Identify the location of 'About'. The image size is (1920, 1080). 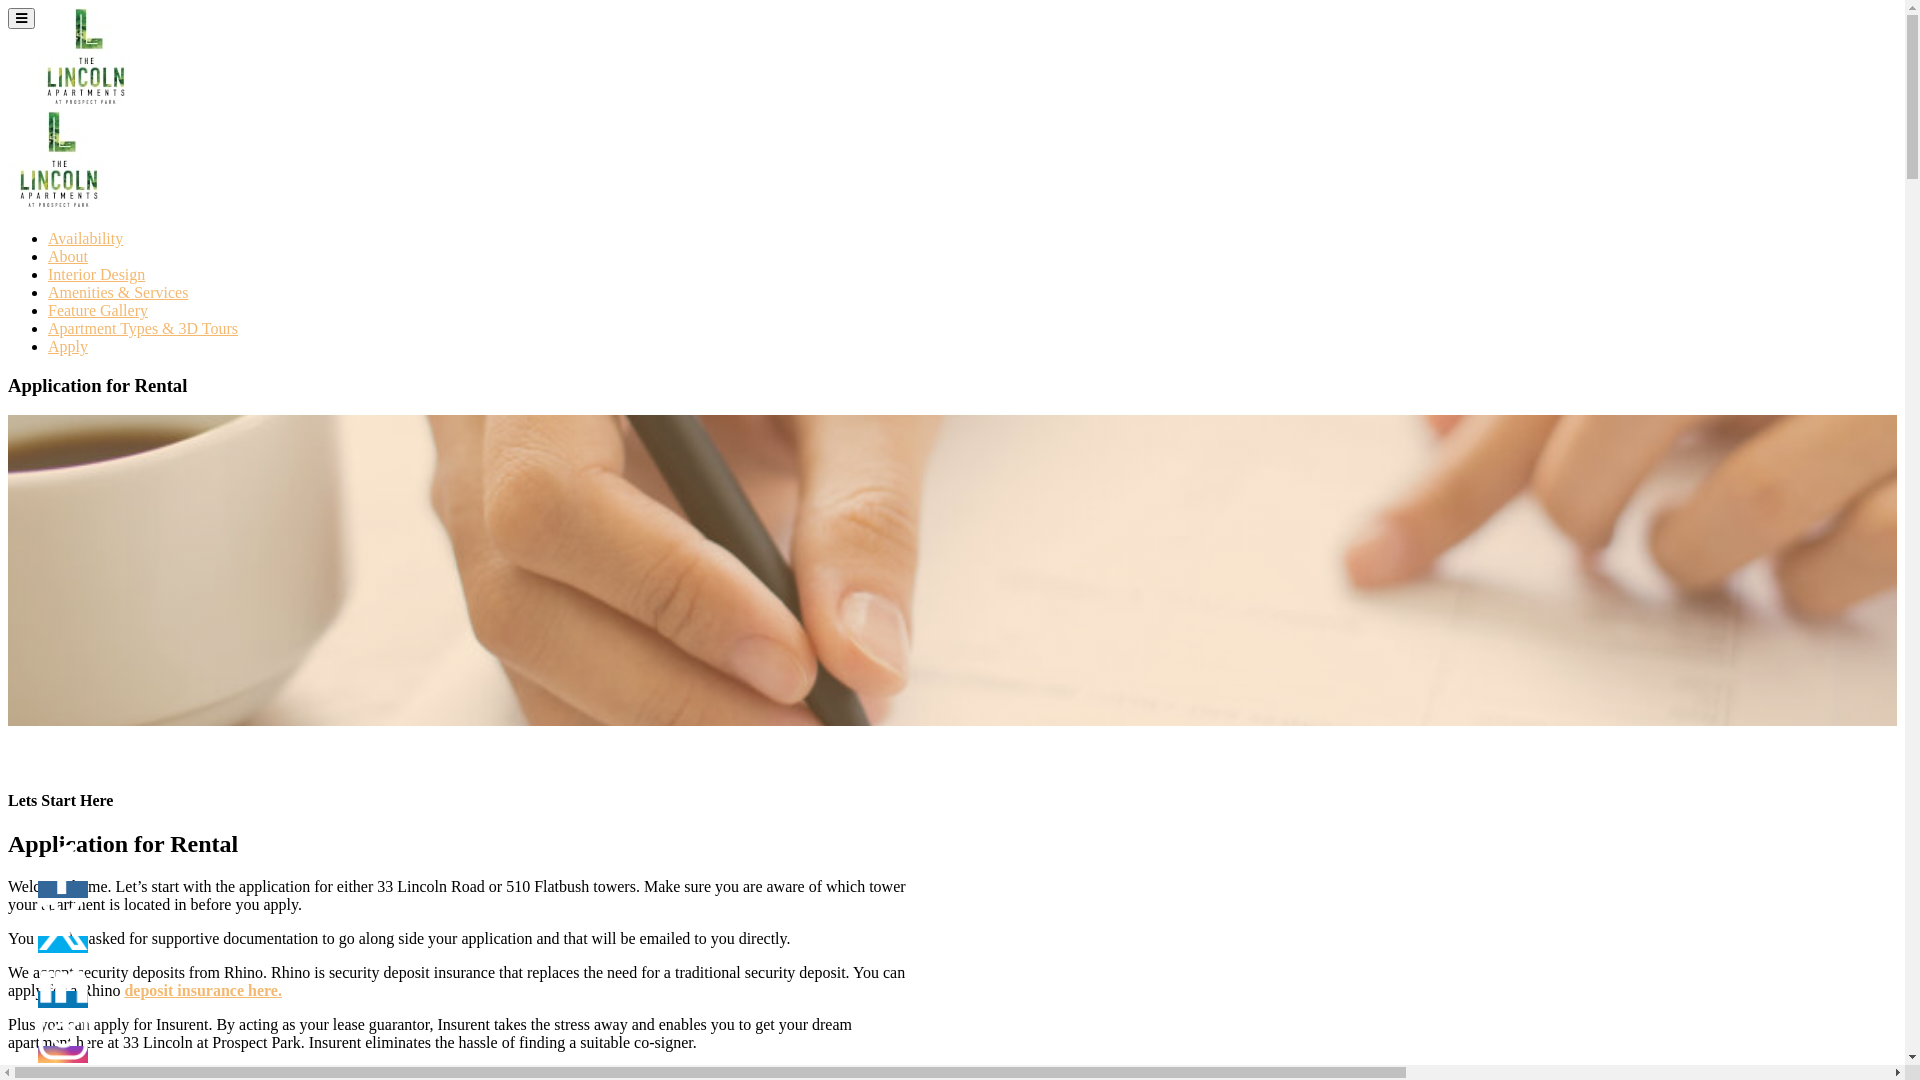
(67, 255).